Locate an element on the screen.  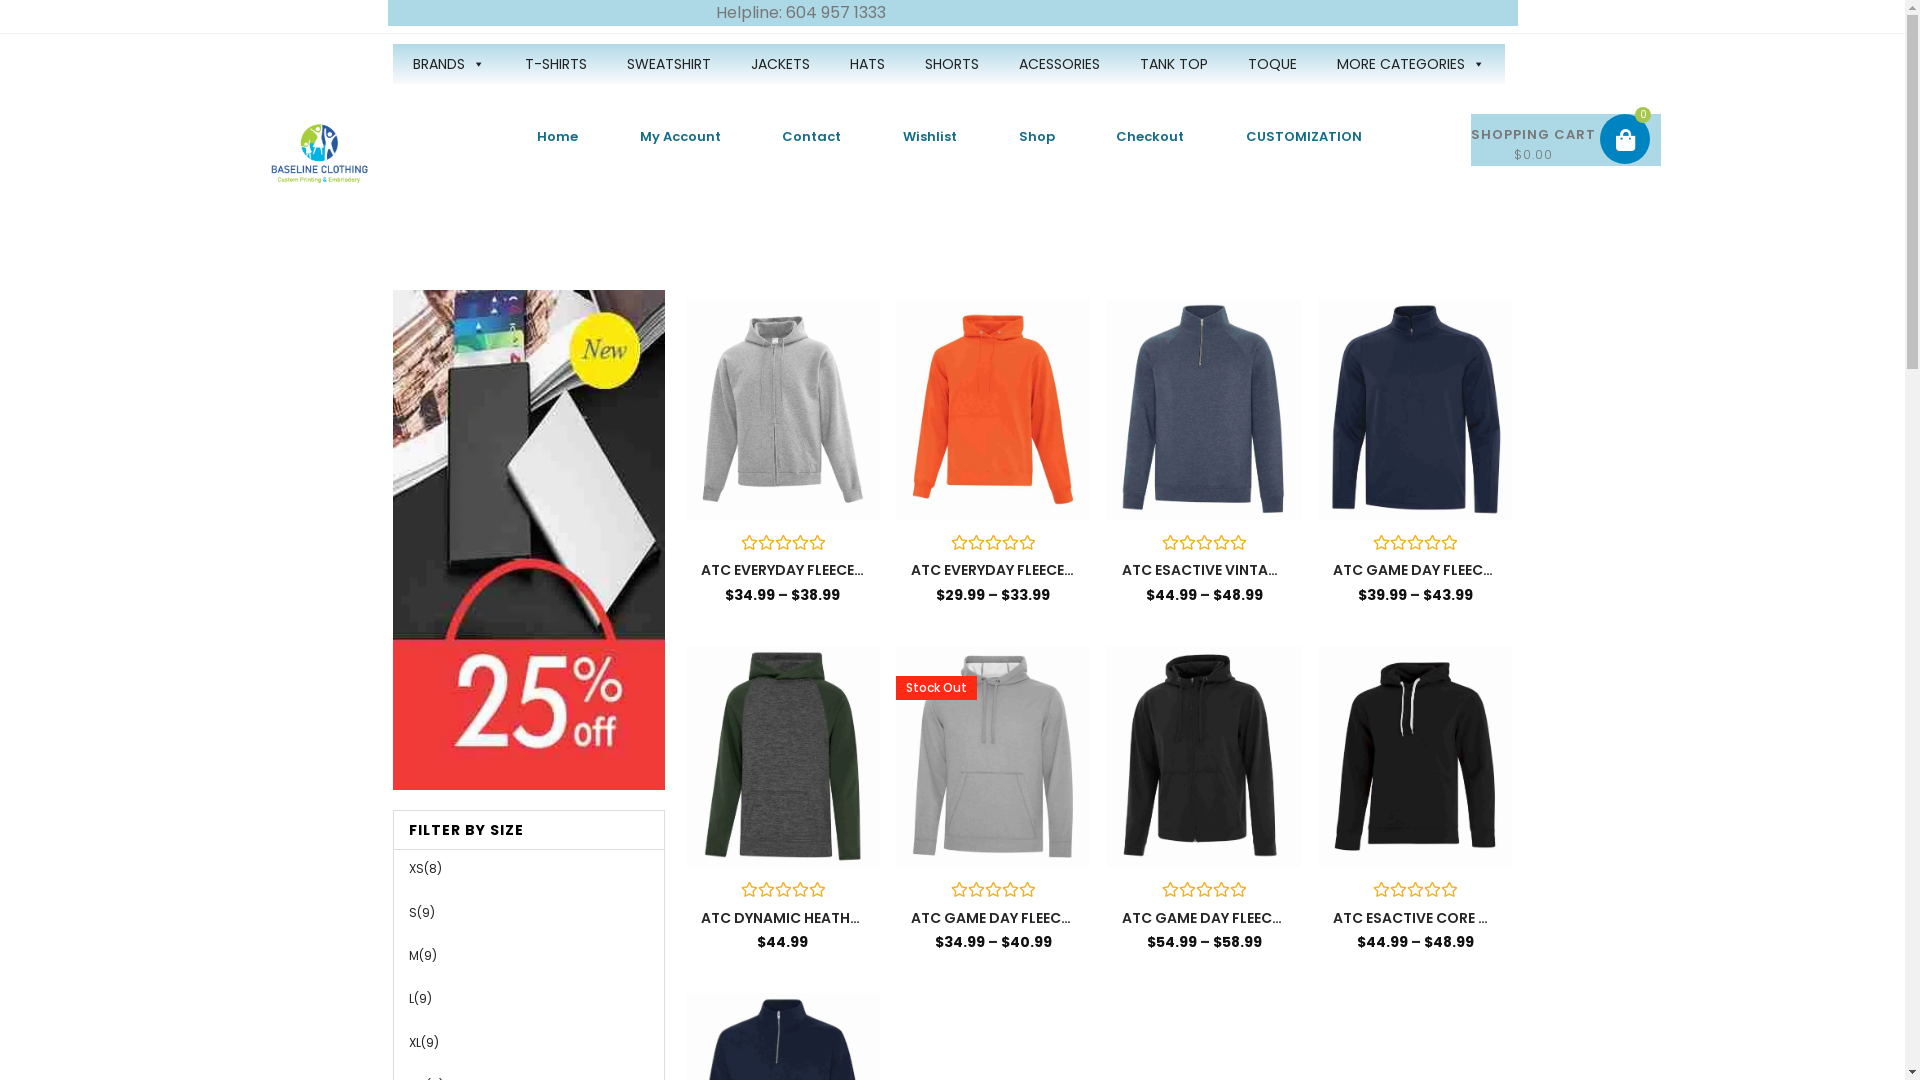
'T-SHIRTS' is located at coordinates (555, 63).